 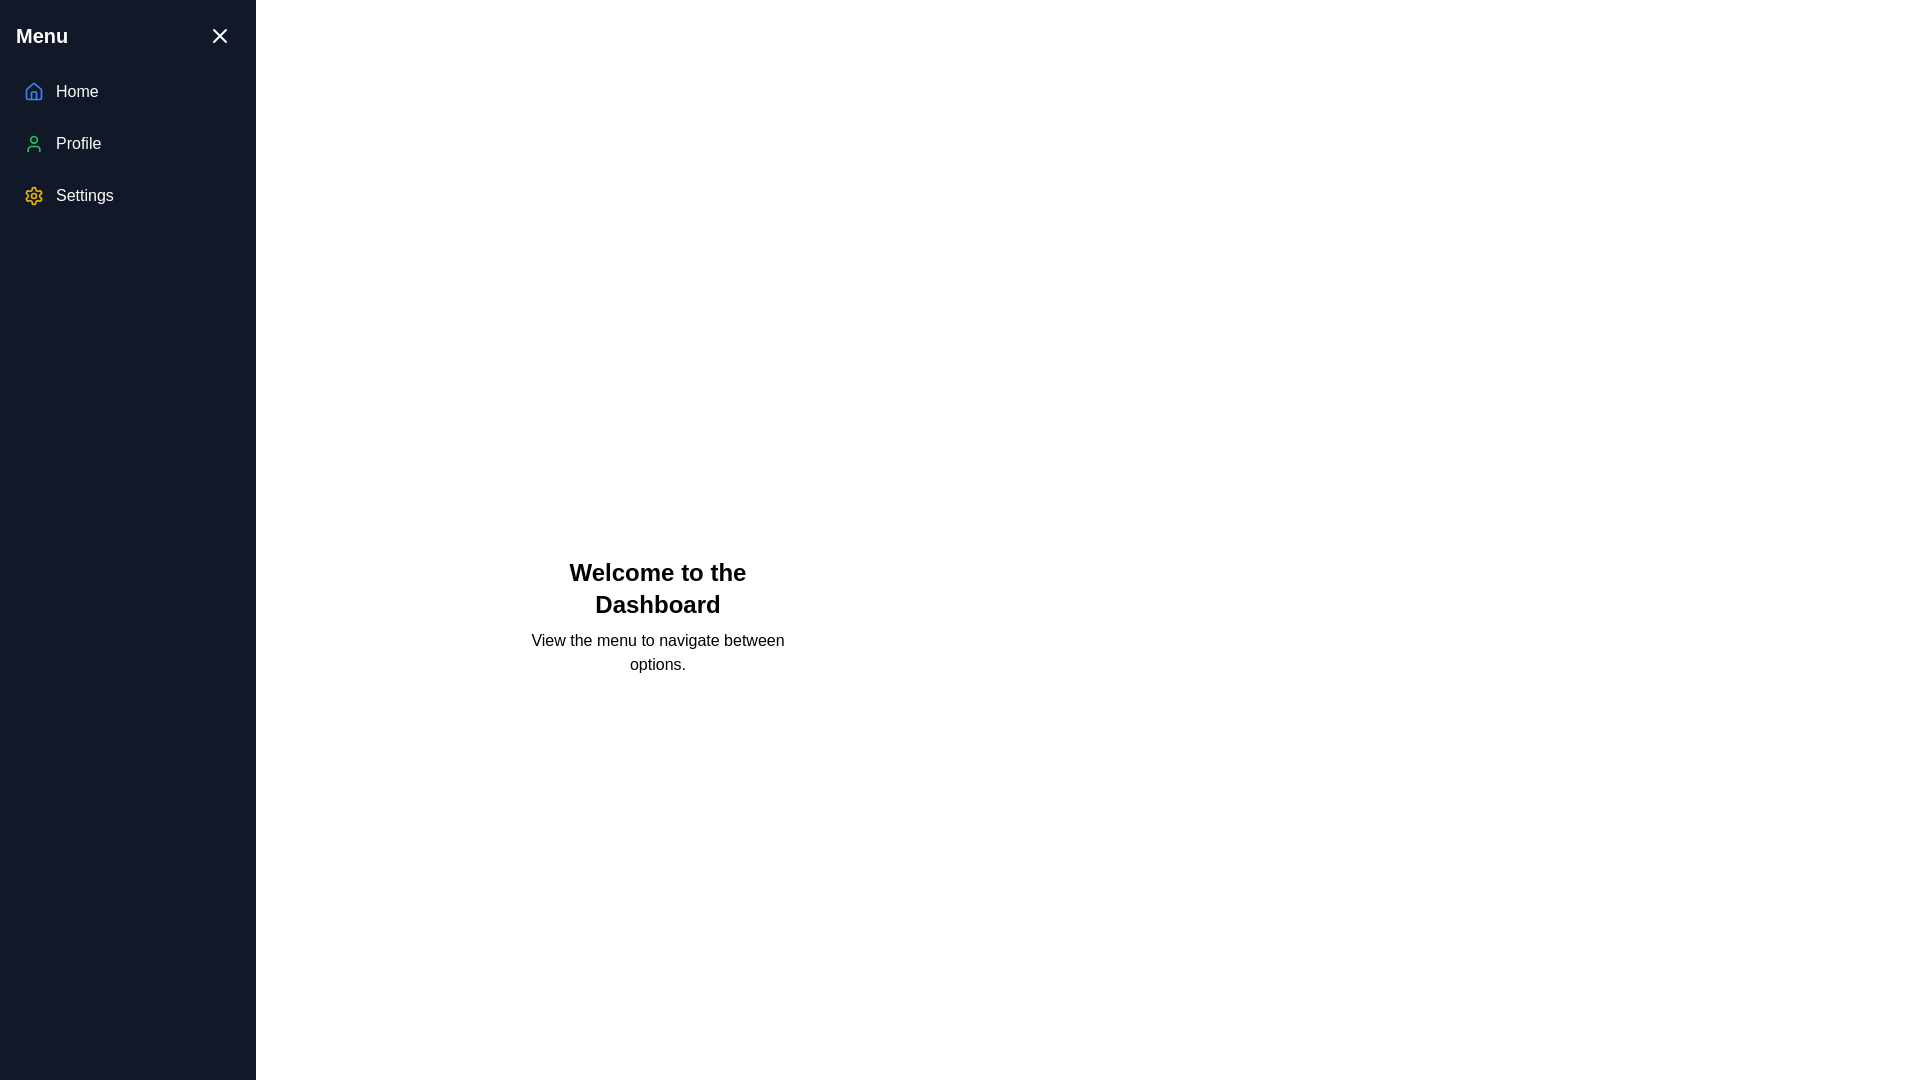 I want to click on the yellow cogwheel icon with a black outline, located next to the 'Settings' text in the vertical navigation menu, so click(x=33, y=196).